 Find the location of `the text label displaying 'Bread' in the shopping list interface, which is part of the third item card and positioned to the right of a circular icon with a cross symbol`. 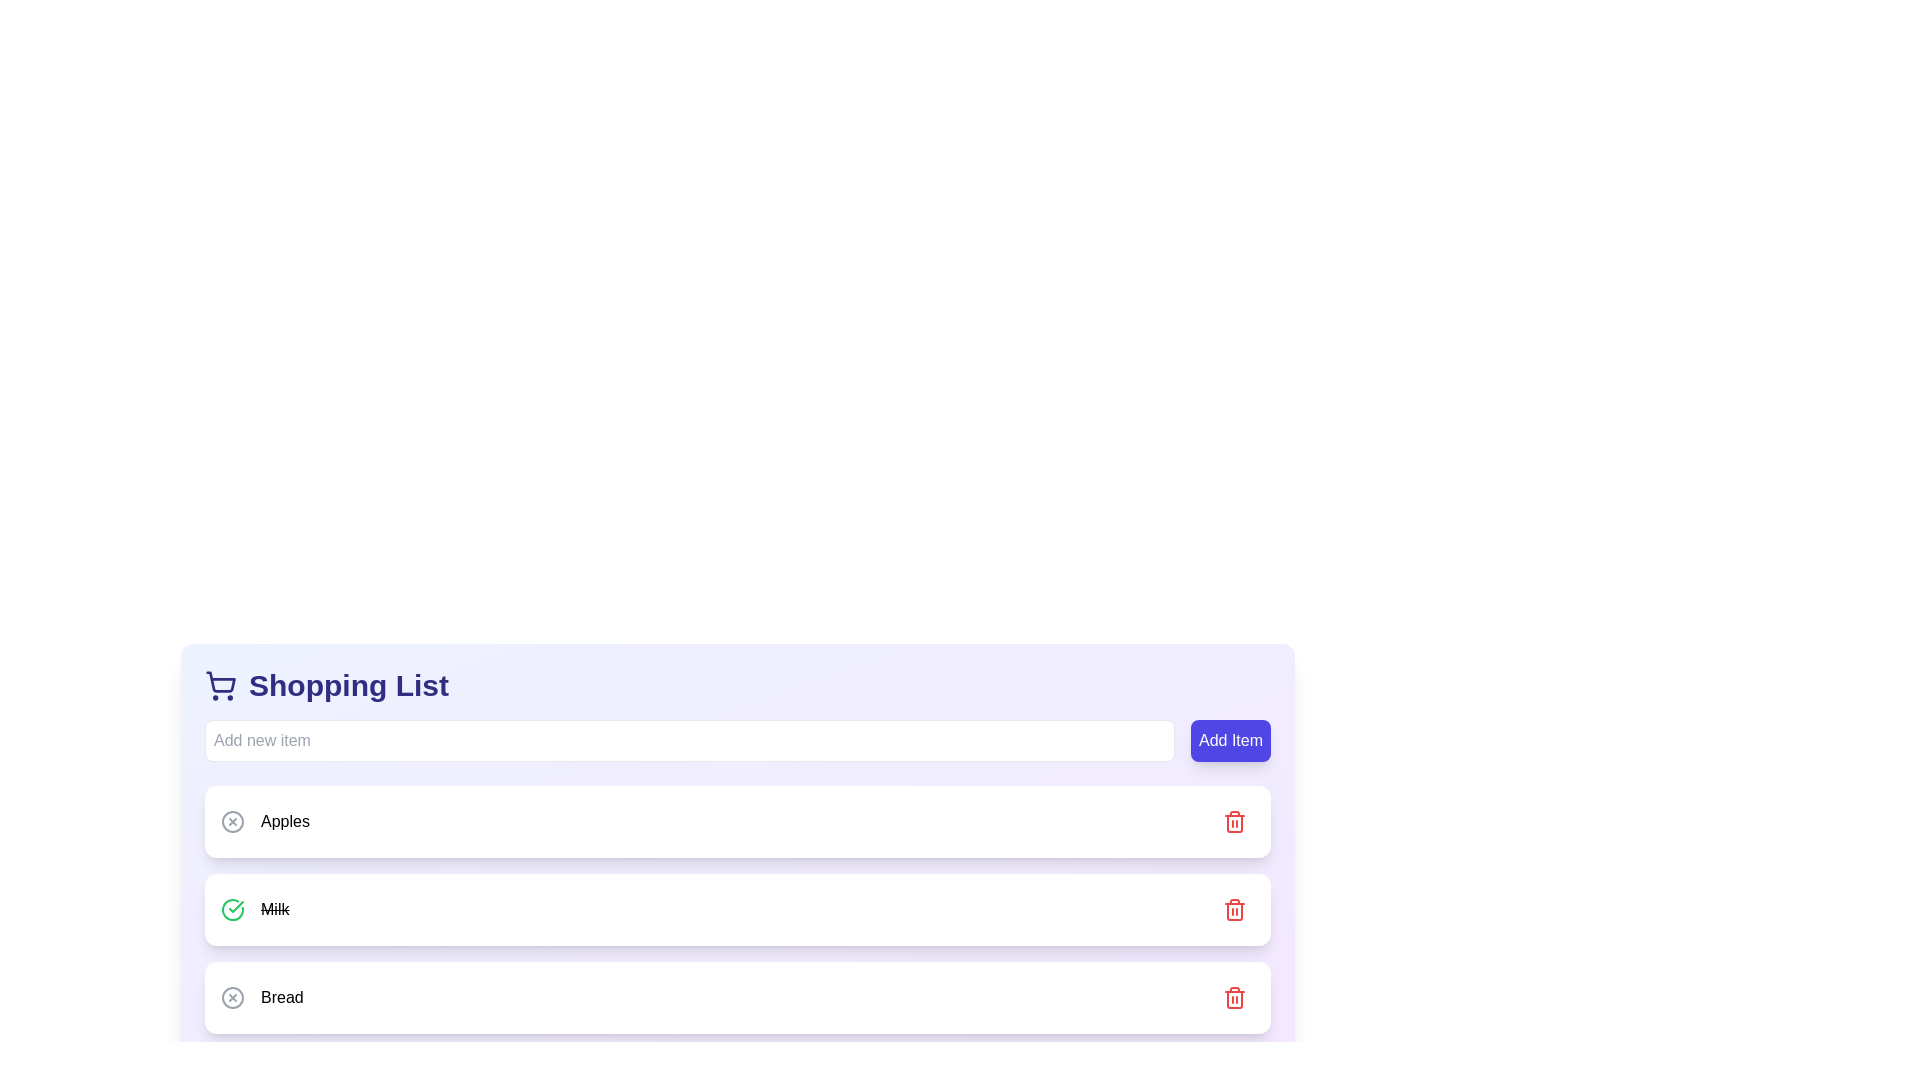

the text label displaying 'Bread' in the shopping list interface, which is part of the third item card and positioned to the right of a circular icon with a cross symbol is located at coordinates (261, 998).